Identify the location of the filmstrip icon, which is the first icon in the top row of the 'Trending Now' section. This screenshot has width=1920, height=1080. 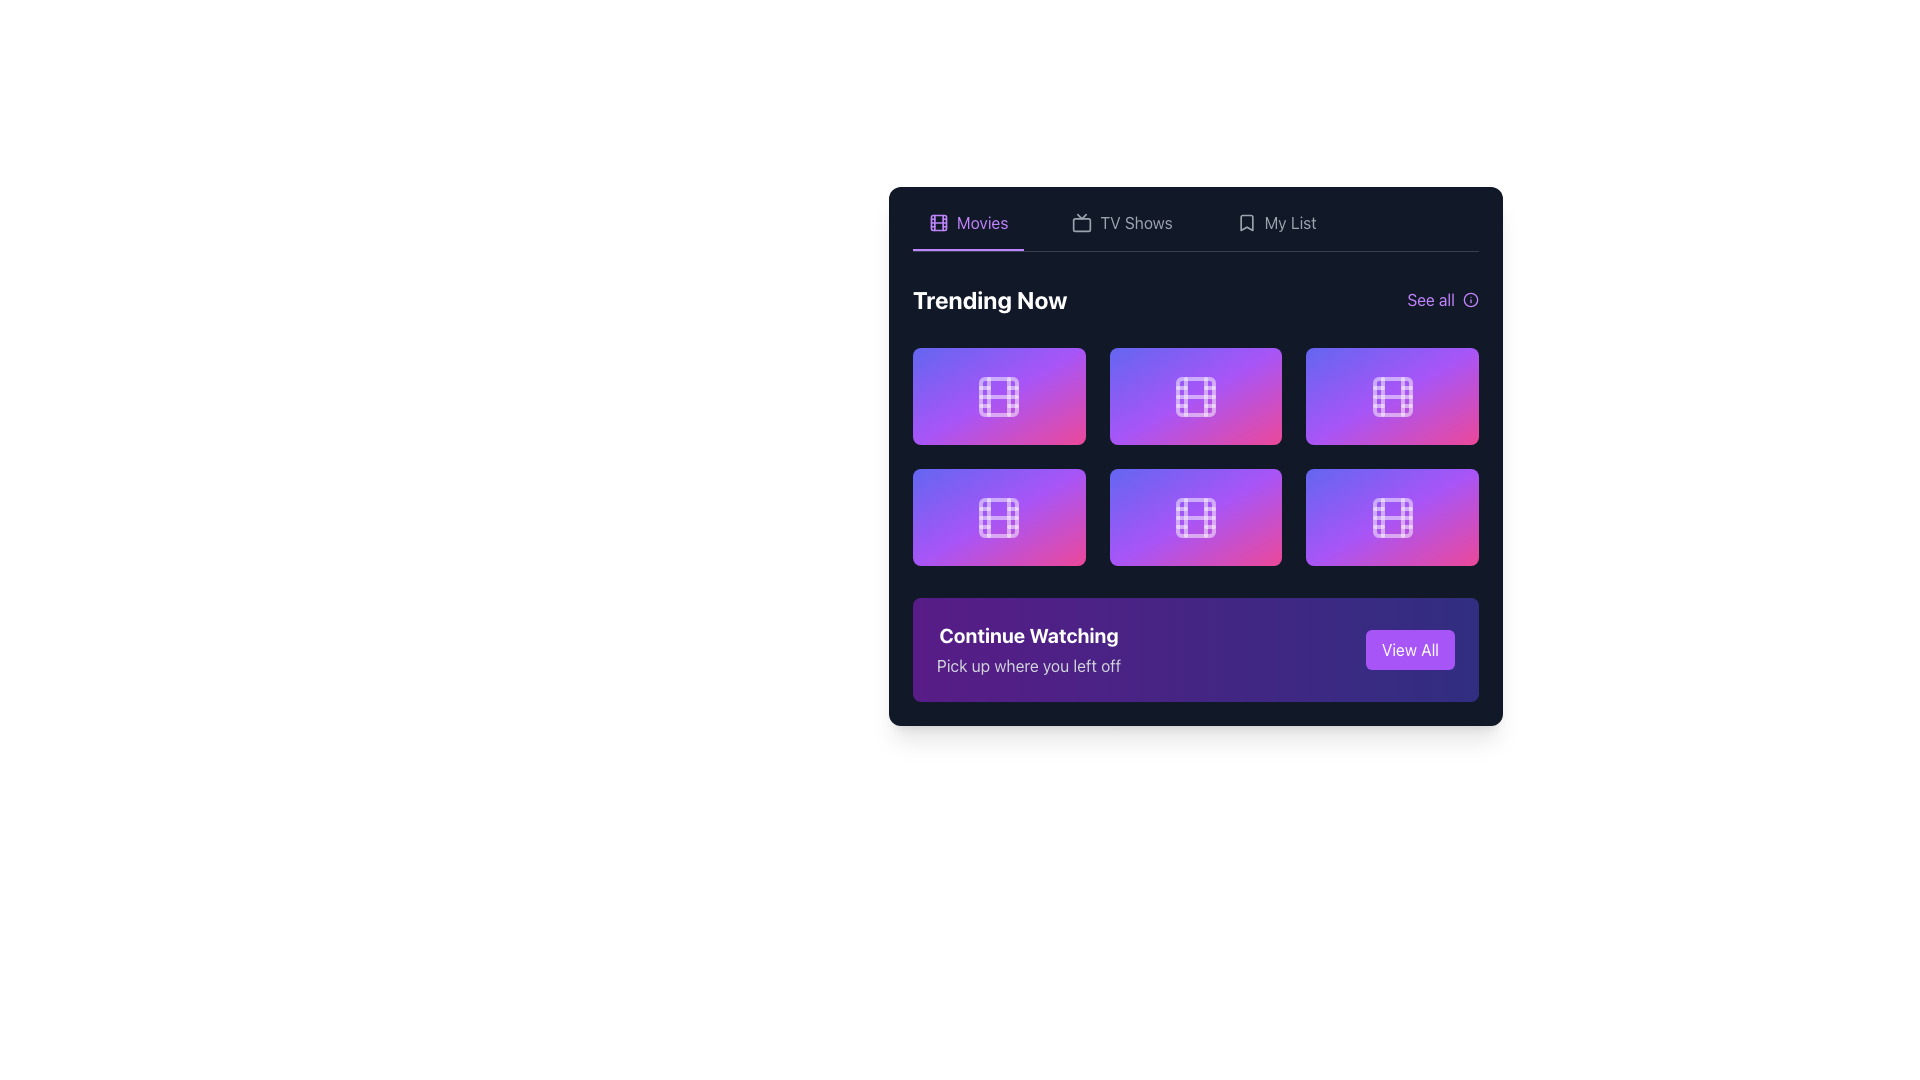
(999, 396).